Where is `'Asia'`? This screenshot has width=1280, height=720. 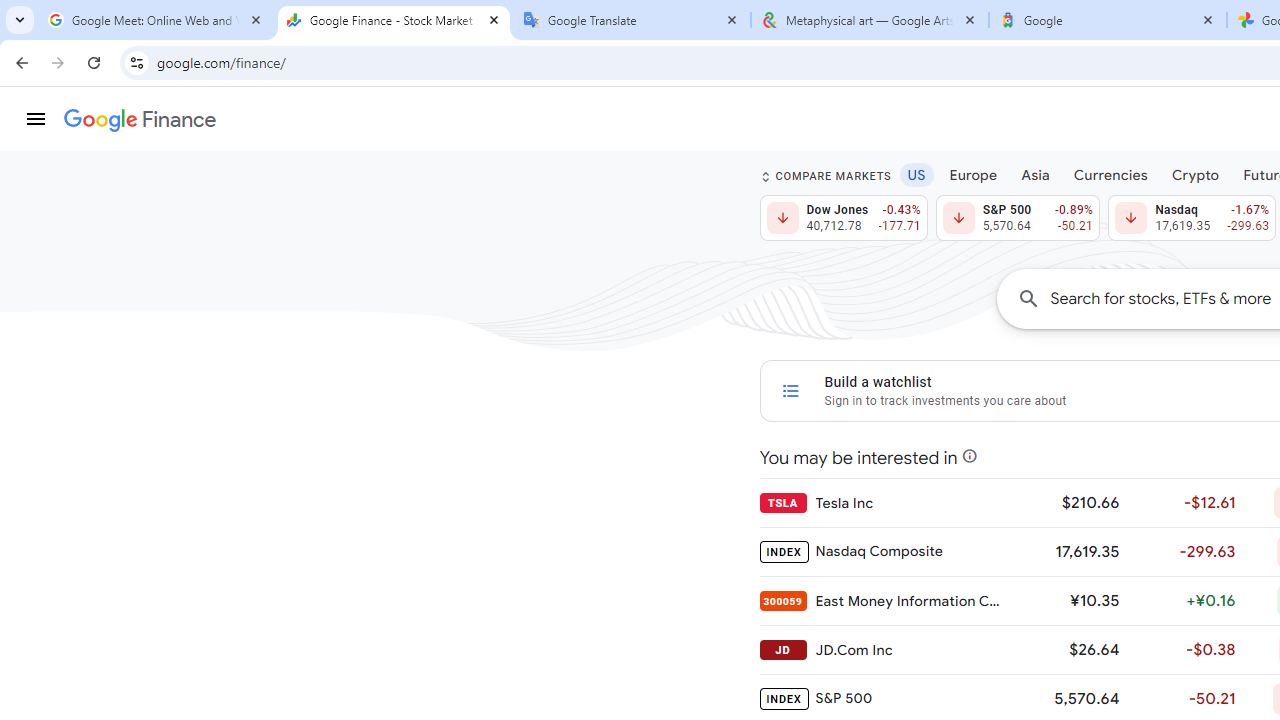
'Asia' is located at coordinates (1035, 173).